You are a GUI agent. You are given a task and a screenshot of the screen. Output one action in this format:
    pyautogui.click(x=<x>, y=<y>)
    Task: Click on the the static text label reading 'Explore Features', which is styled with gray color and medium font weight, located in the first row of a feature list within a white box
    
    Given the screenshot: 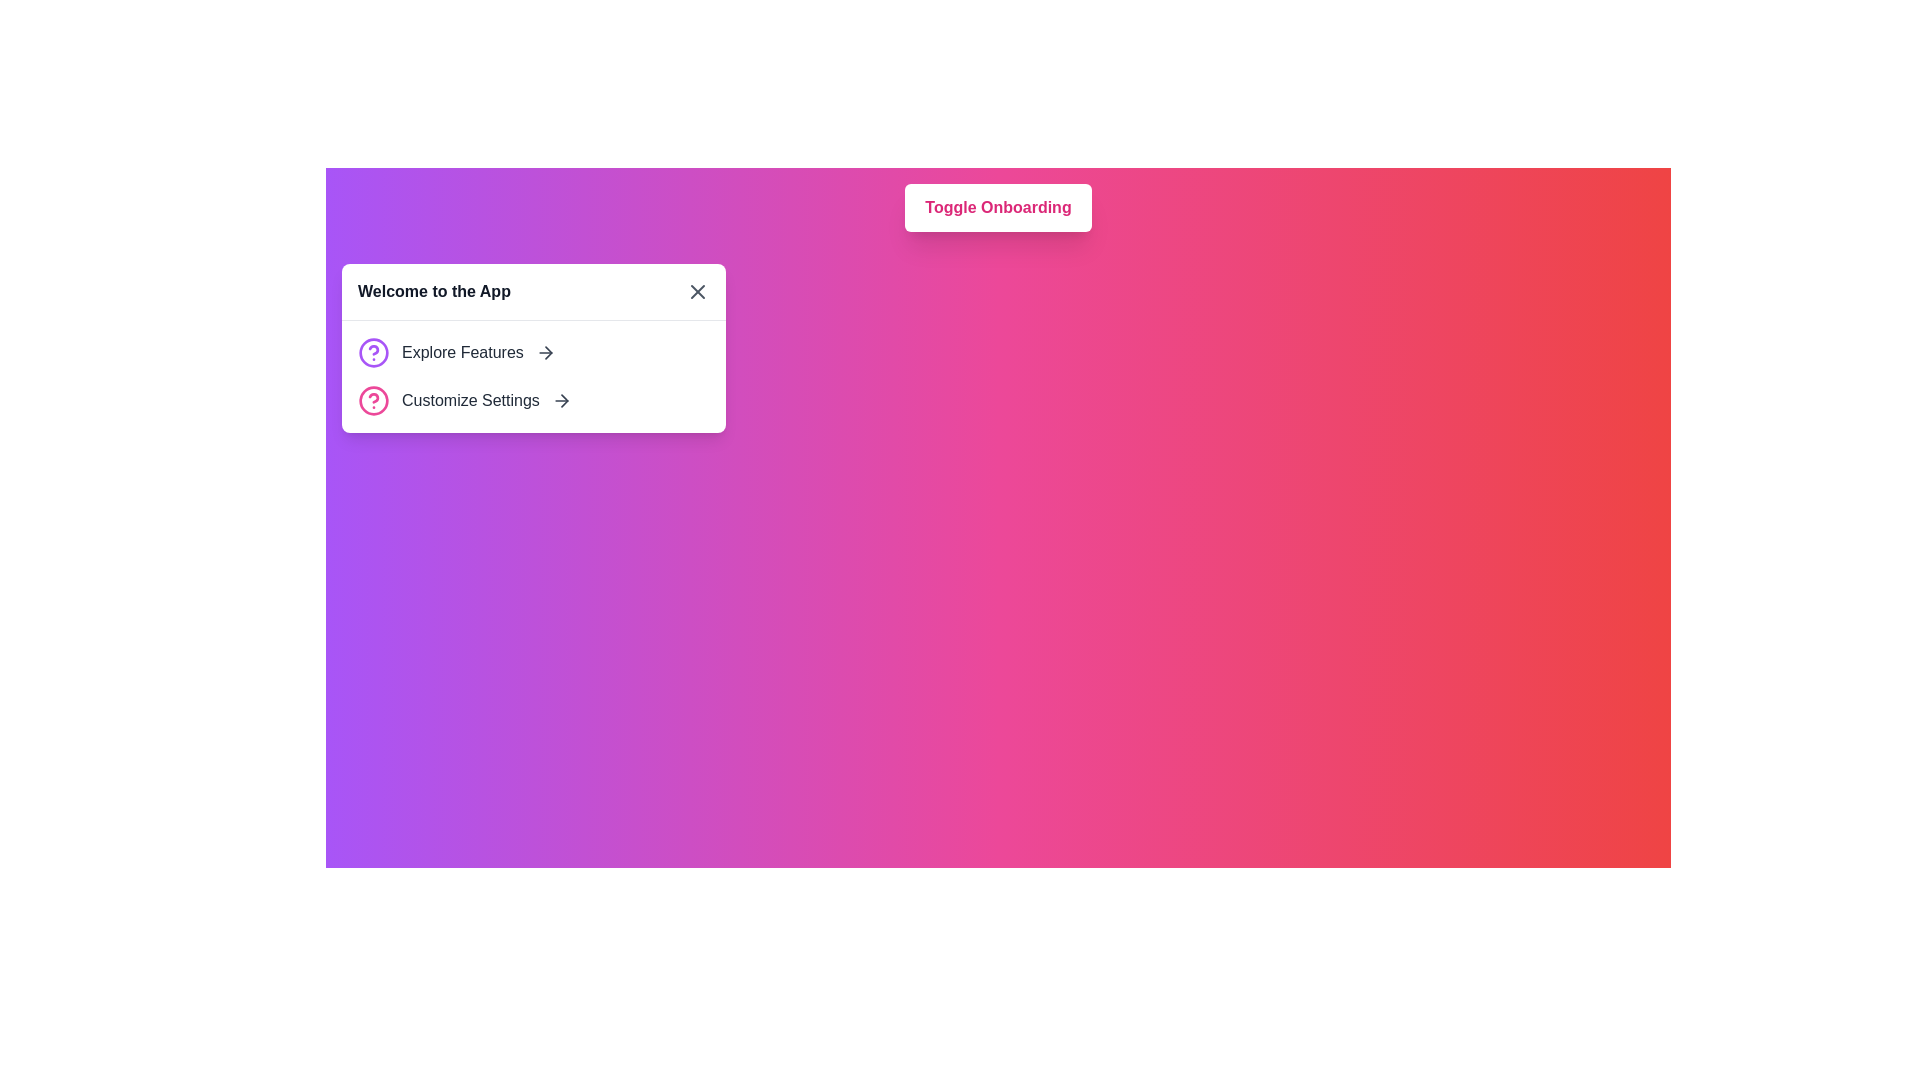 What is the action you would take?
    pyautogui.click(x=461, y=352)
    